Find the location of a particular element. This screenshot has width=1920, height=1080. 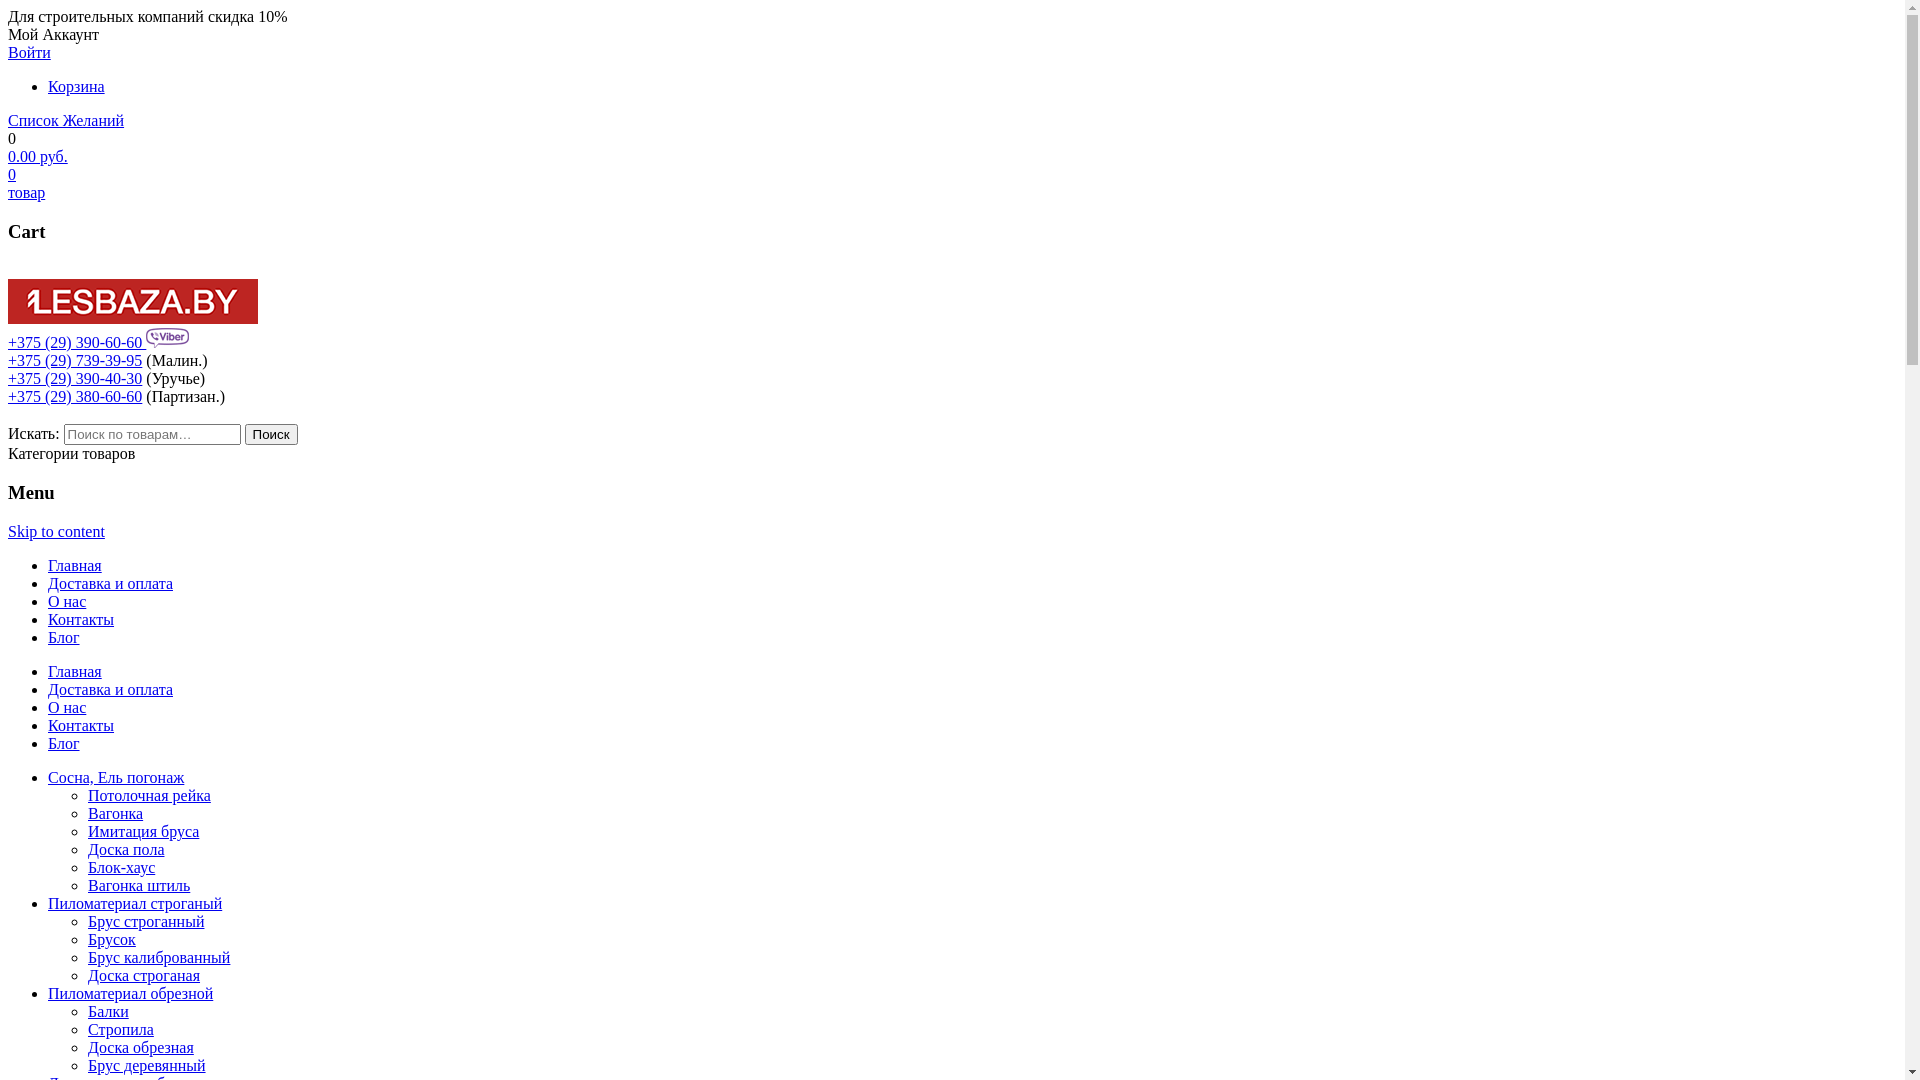

'+375 (29) 390-40-30' is located at coordinates (75, 378).